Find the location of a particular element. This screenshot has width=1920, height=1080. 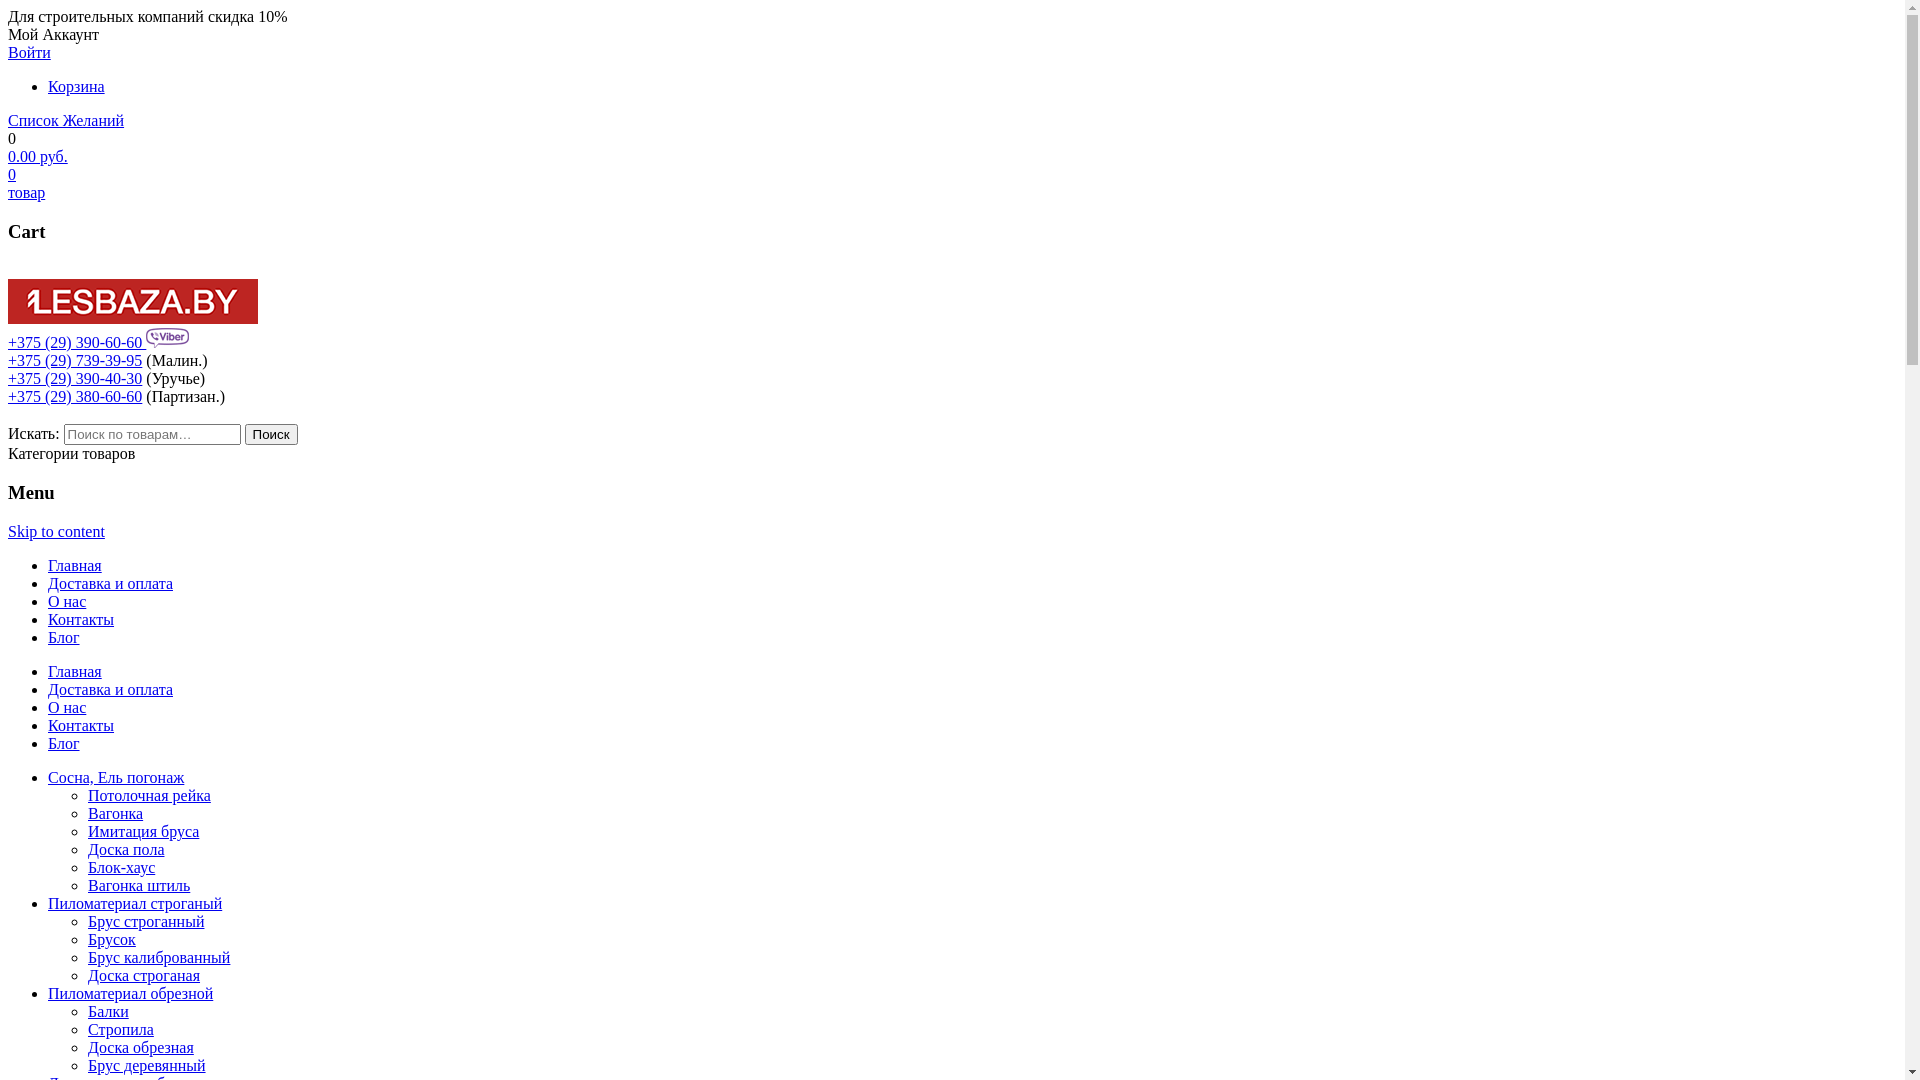

'+375 (29) 390-40-30' is located at coordinates (75, 378).